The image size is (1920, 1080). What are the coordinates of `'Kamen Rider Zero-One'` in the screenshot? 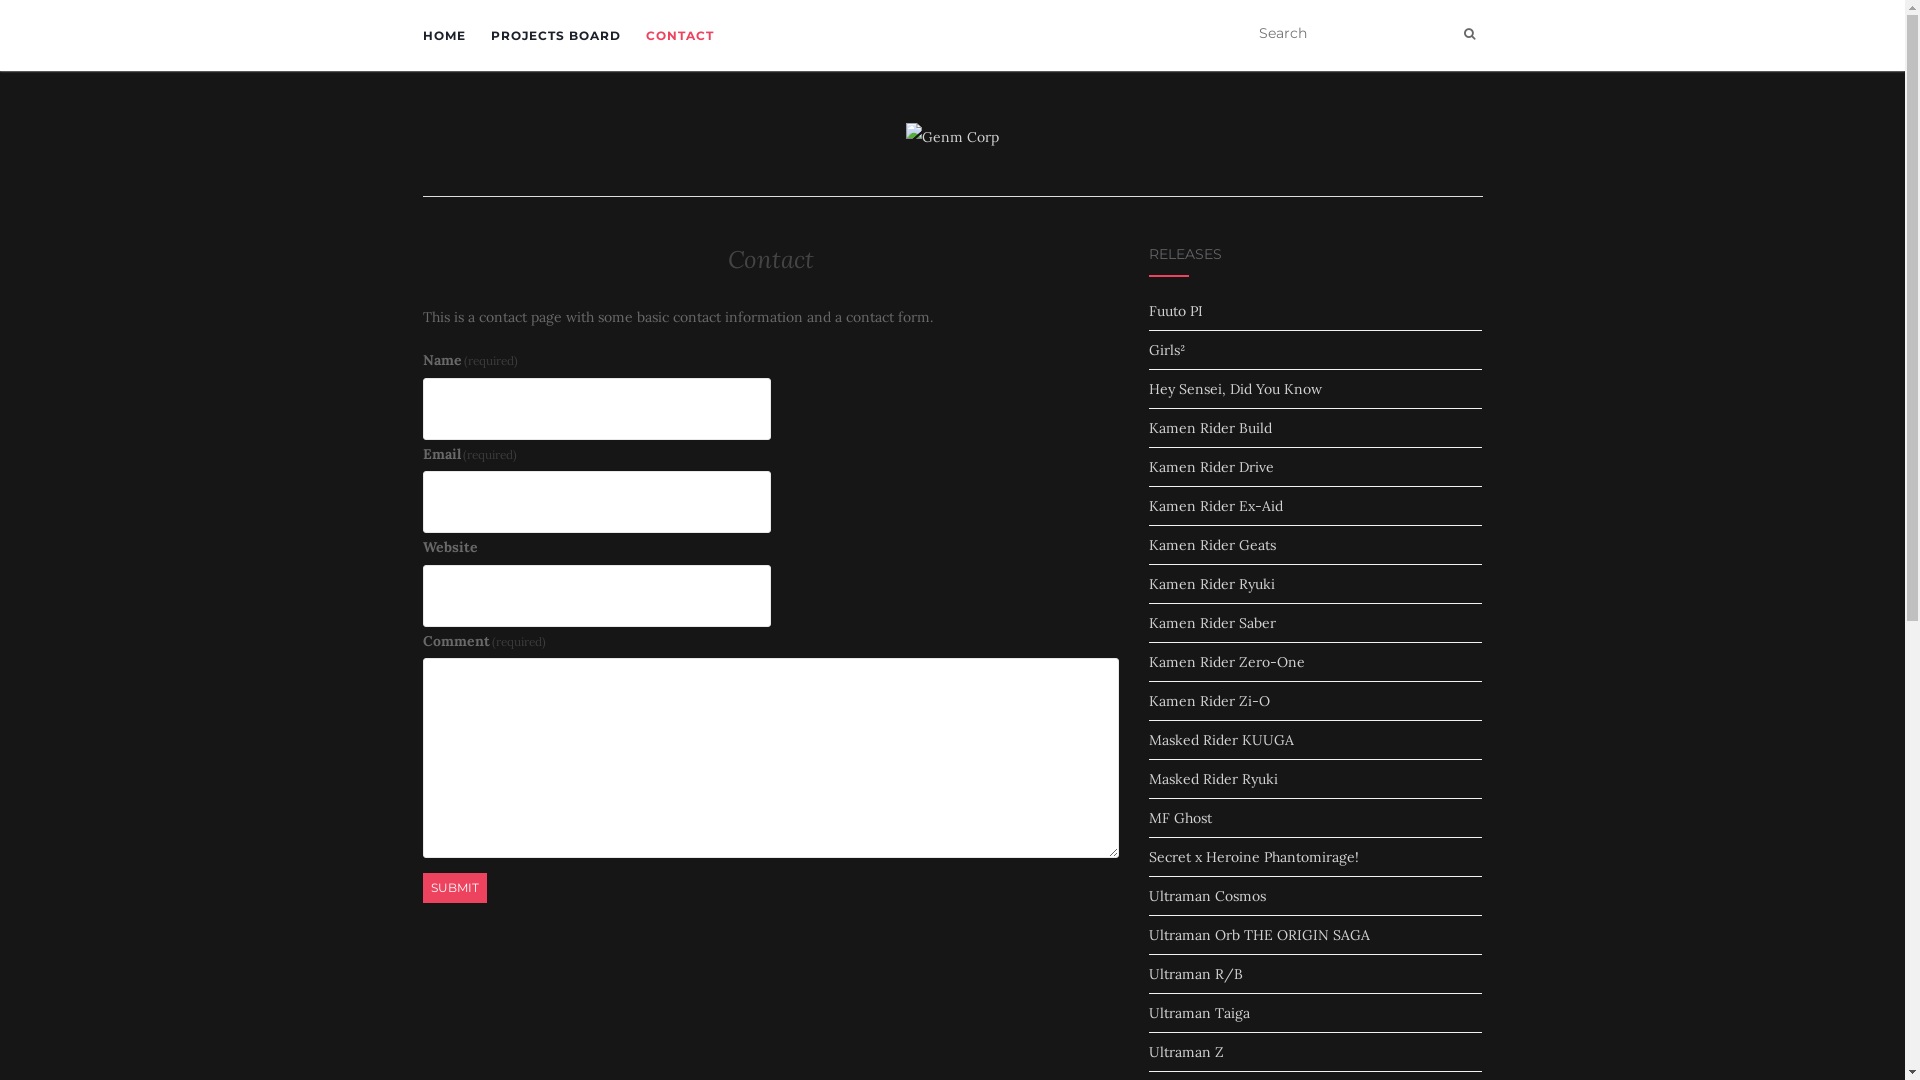 It's located at (1226, 662).